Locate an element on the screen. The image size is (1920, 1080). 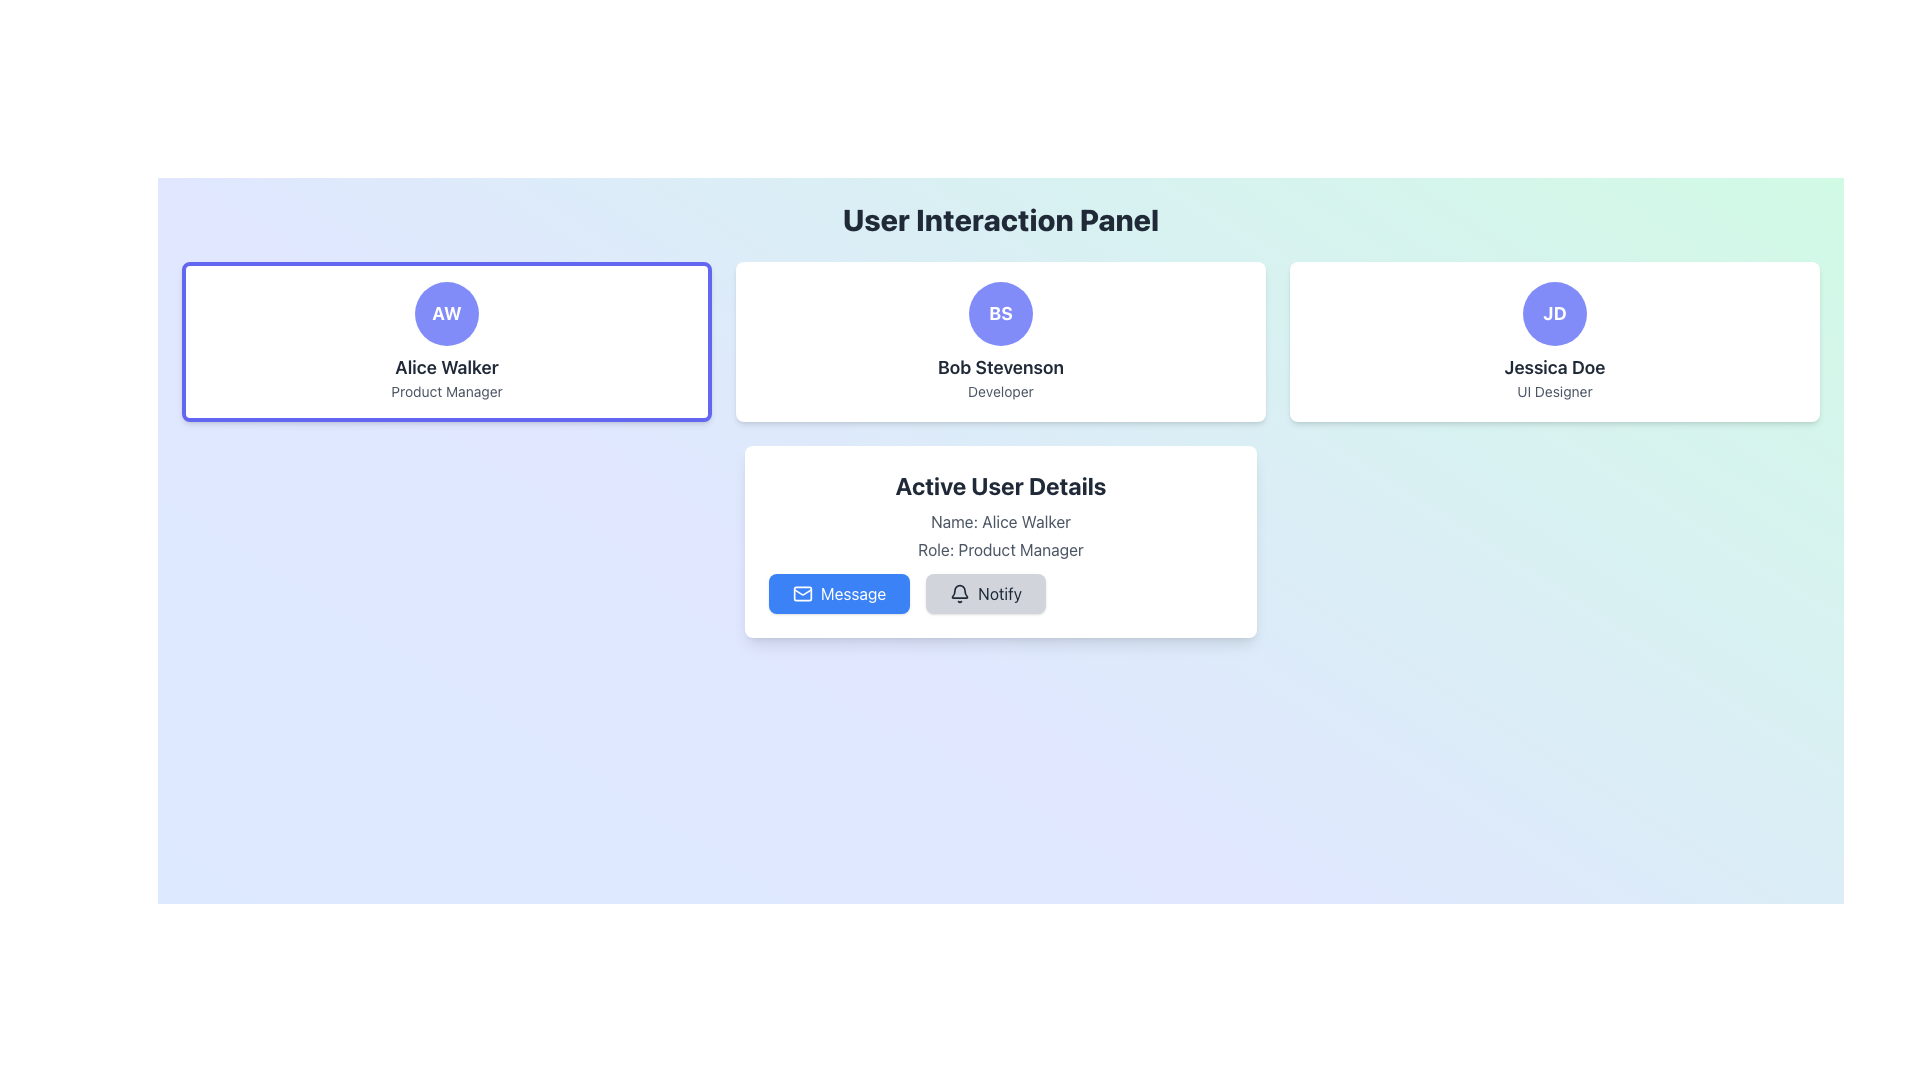
the 'Message' button located in the lower-left corner of the 'Active User Details' card to send a message, which is visually represented by the decorative envelope SVG icon is located at coordinates (802, 590).